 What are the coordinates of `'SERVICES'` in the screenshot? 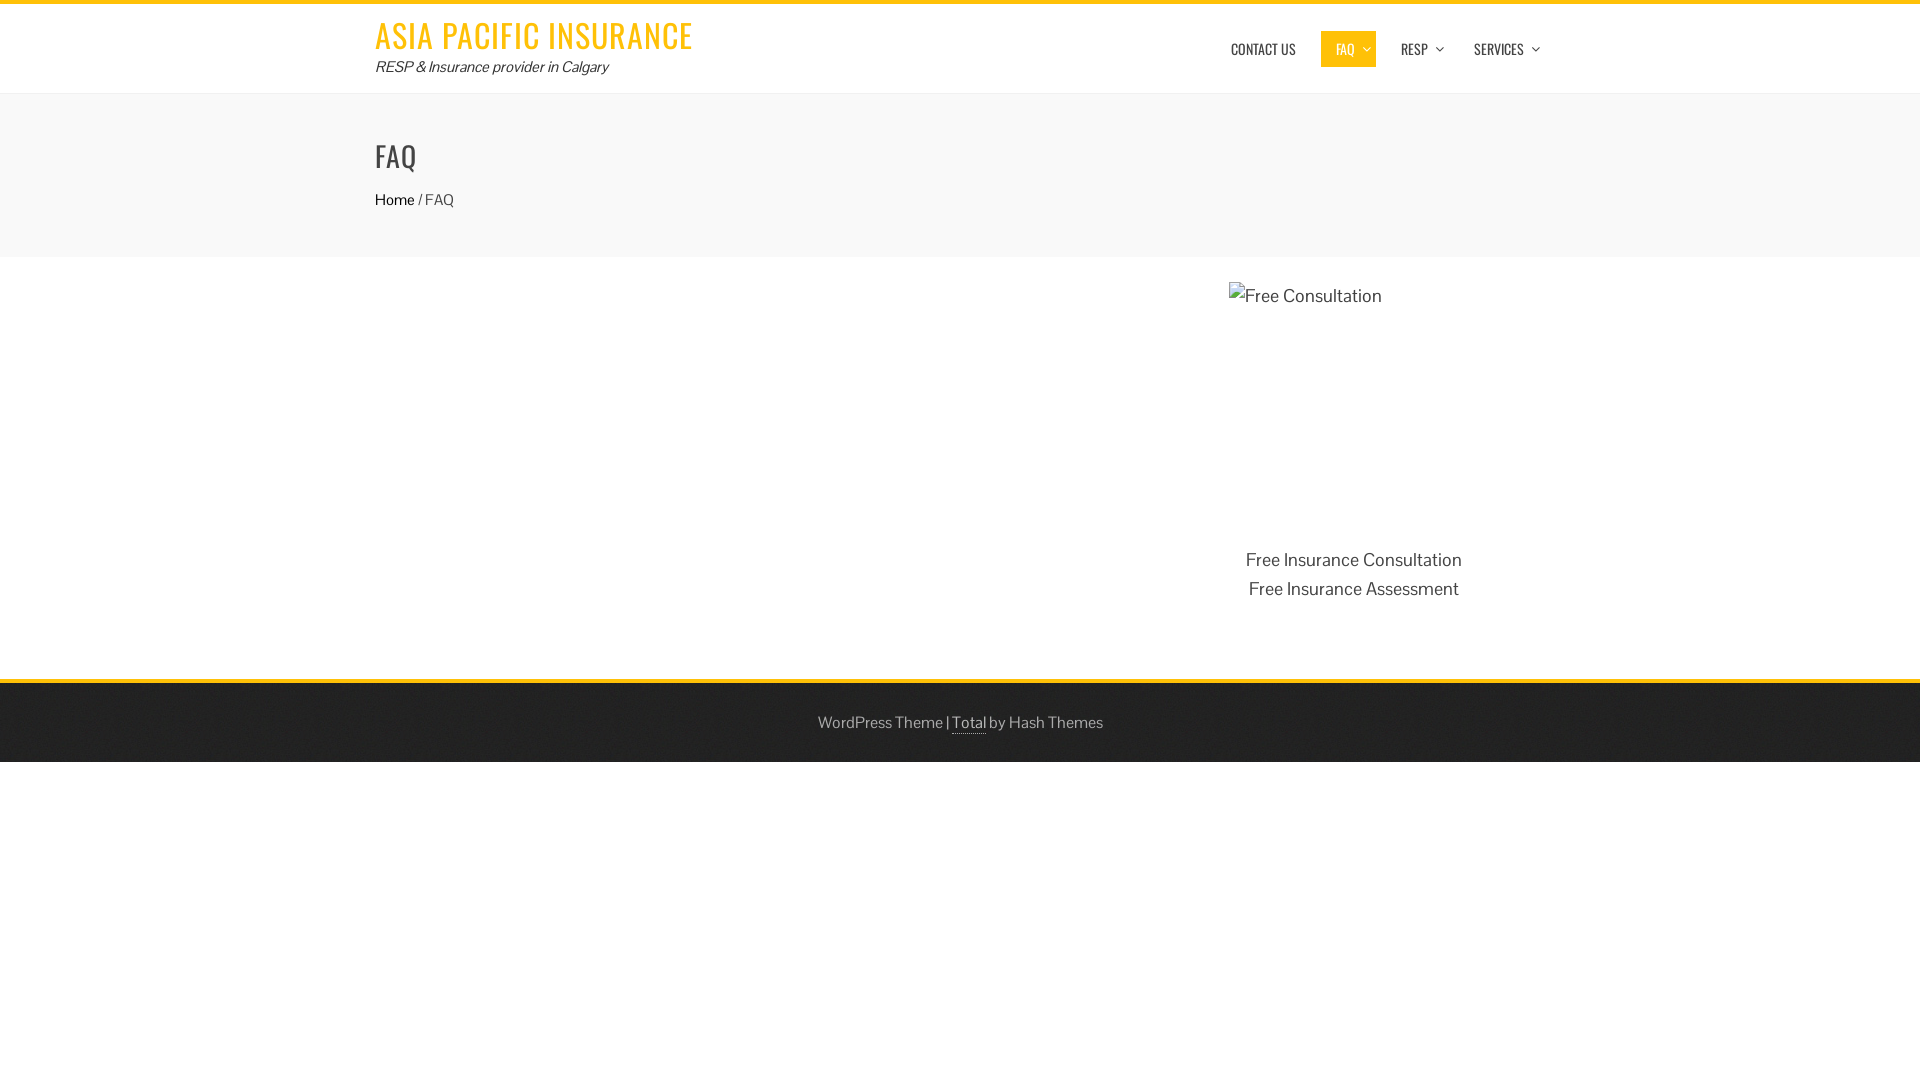 It's located at (1502, 48).